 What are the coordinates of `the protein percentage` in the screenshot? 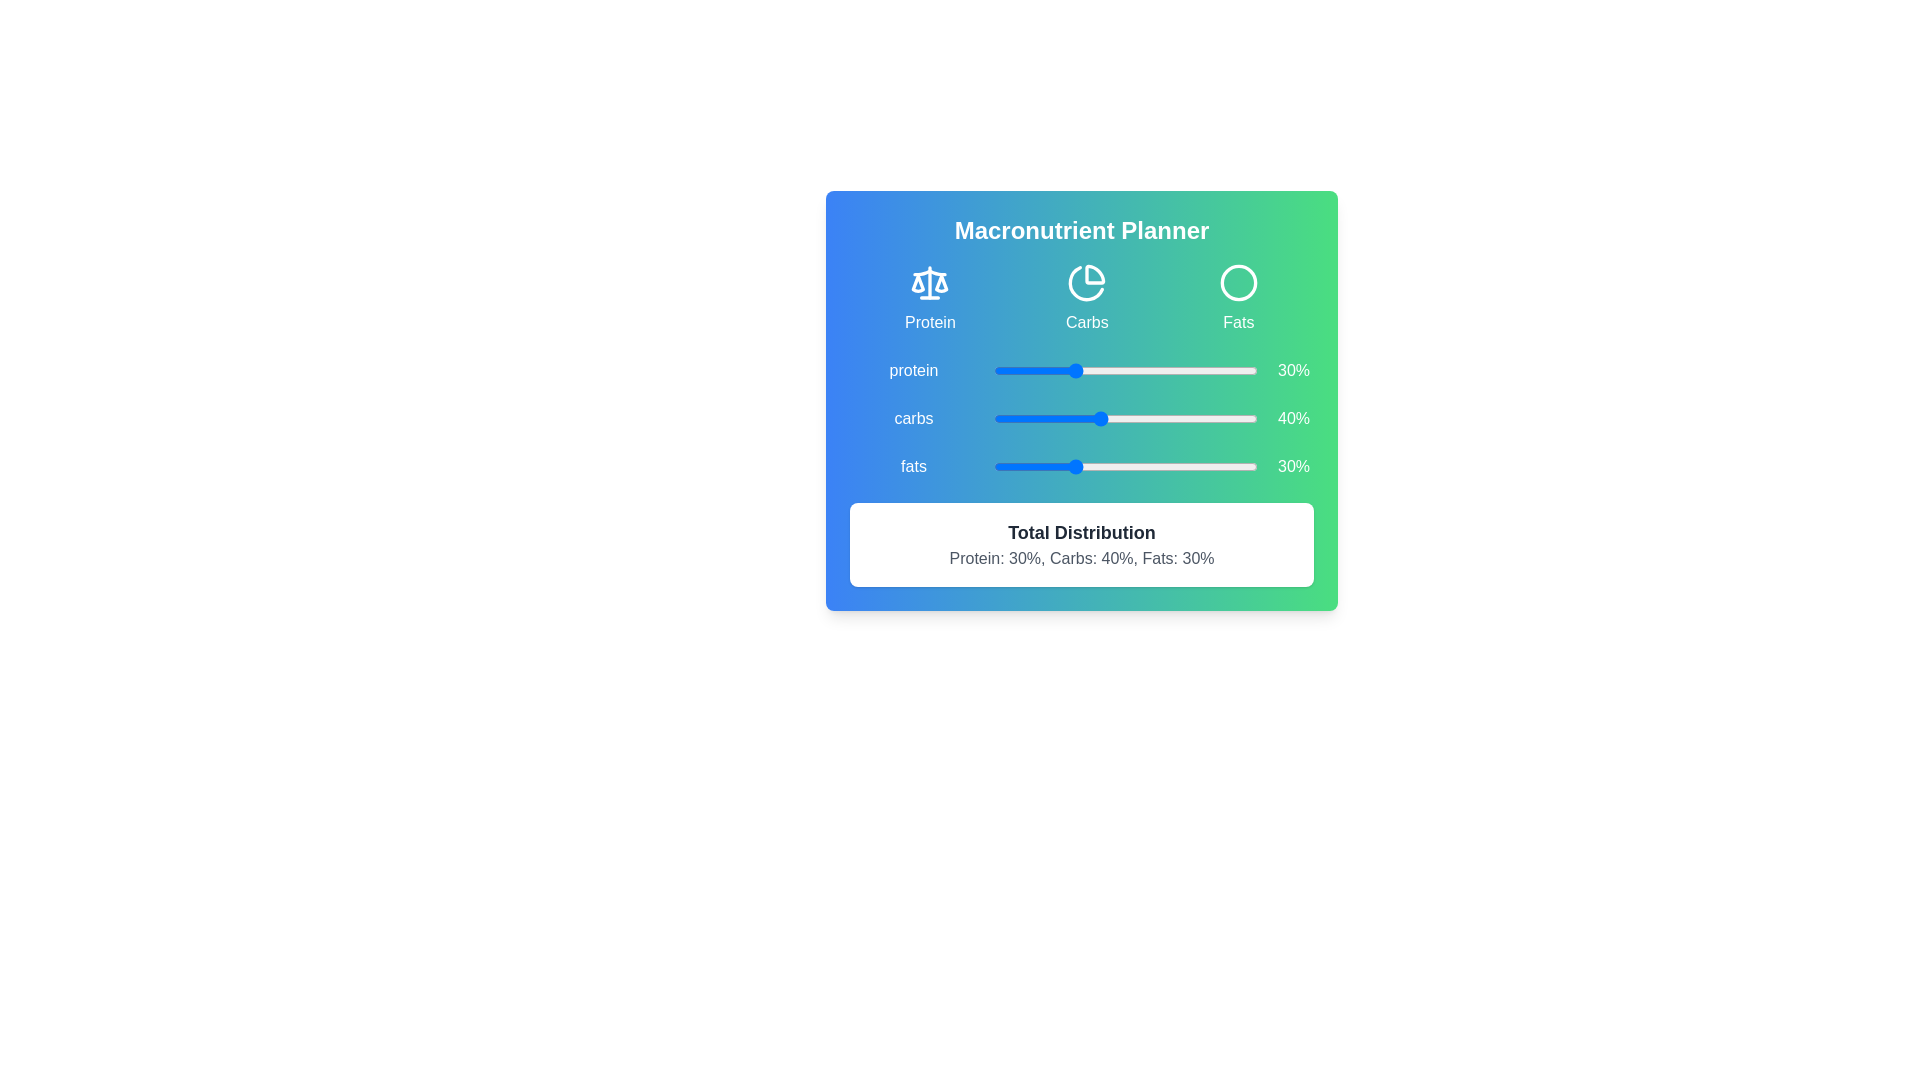 It's located at (1106, 370).